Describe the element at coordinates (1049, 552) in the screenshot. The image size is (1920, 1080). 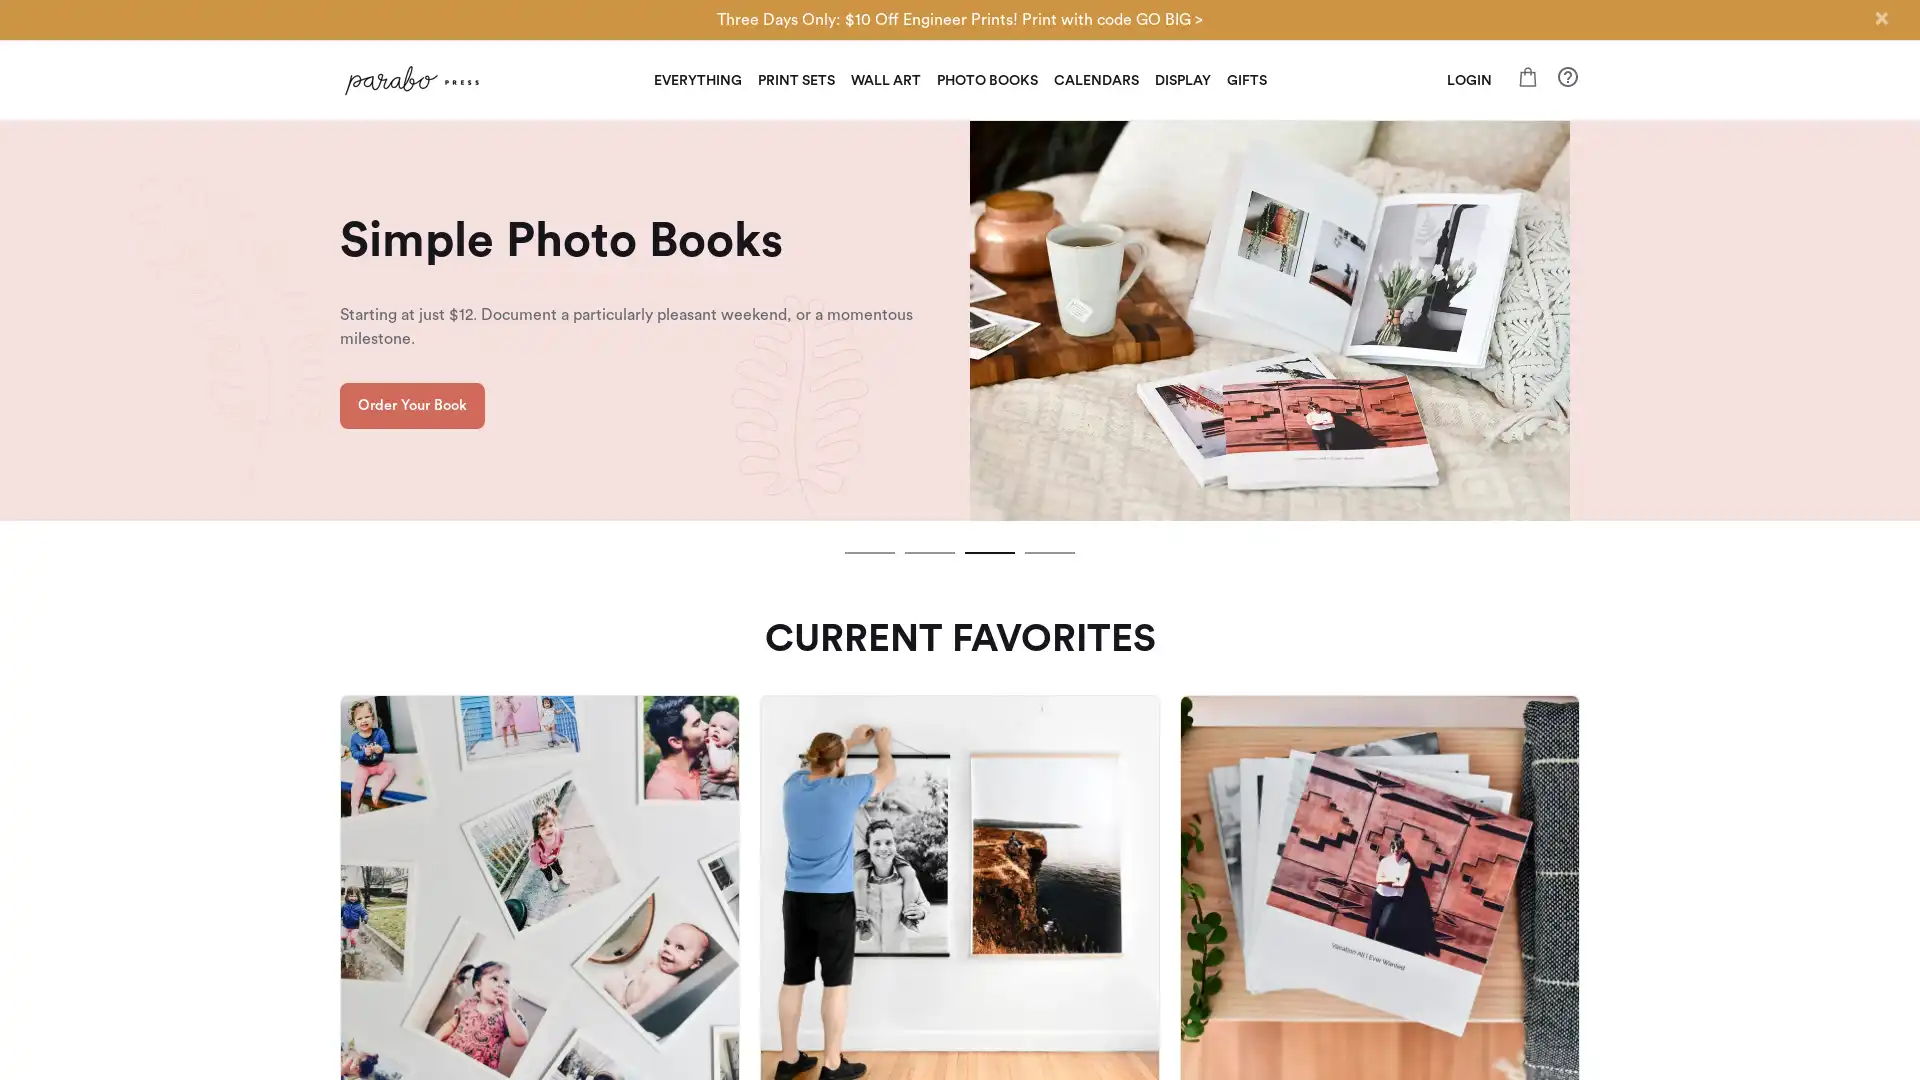
I see `slide dot` at that location.